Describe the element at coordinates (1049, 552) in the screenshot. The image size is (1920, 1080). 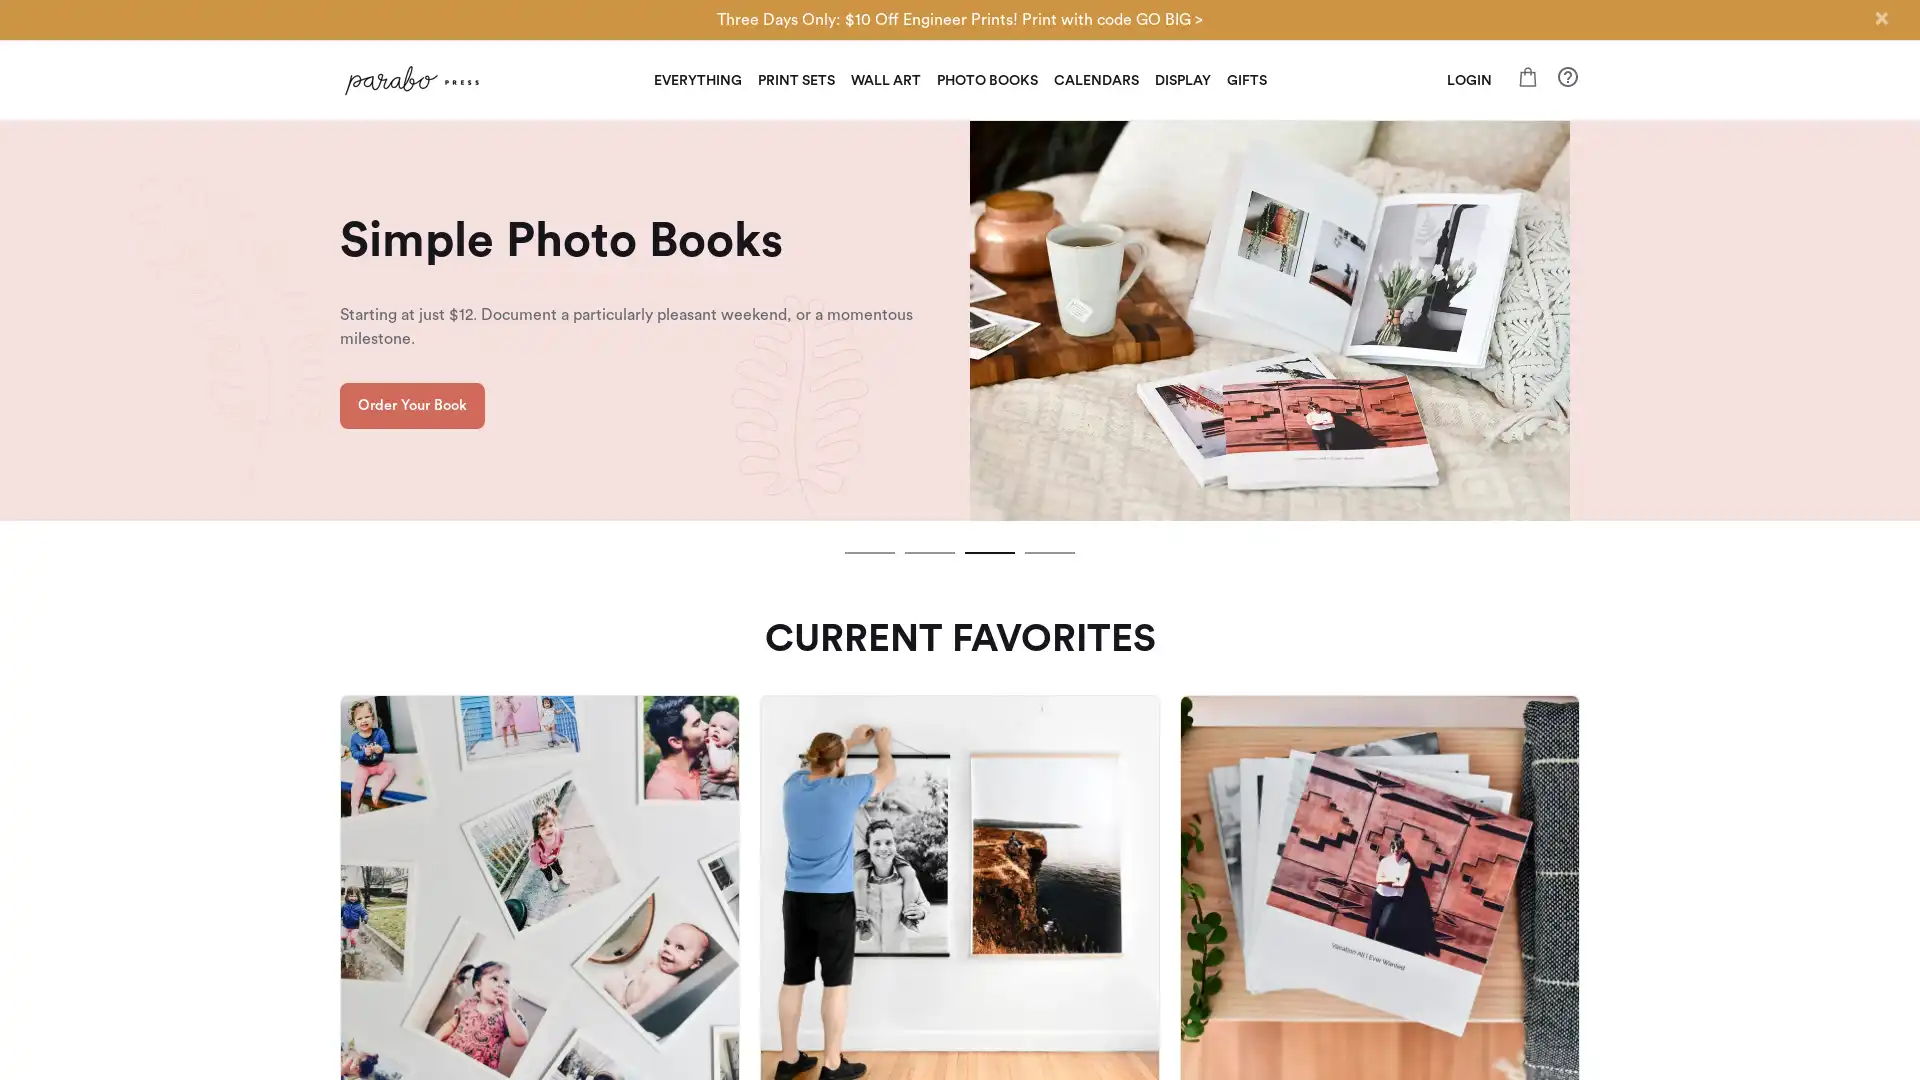
I see `slide dot` at that location.